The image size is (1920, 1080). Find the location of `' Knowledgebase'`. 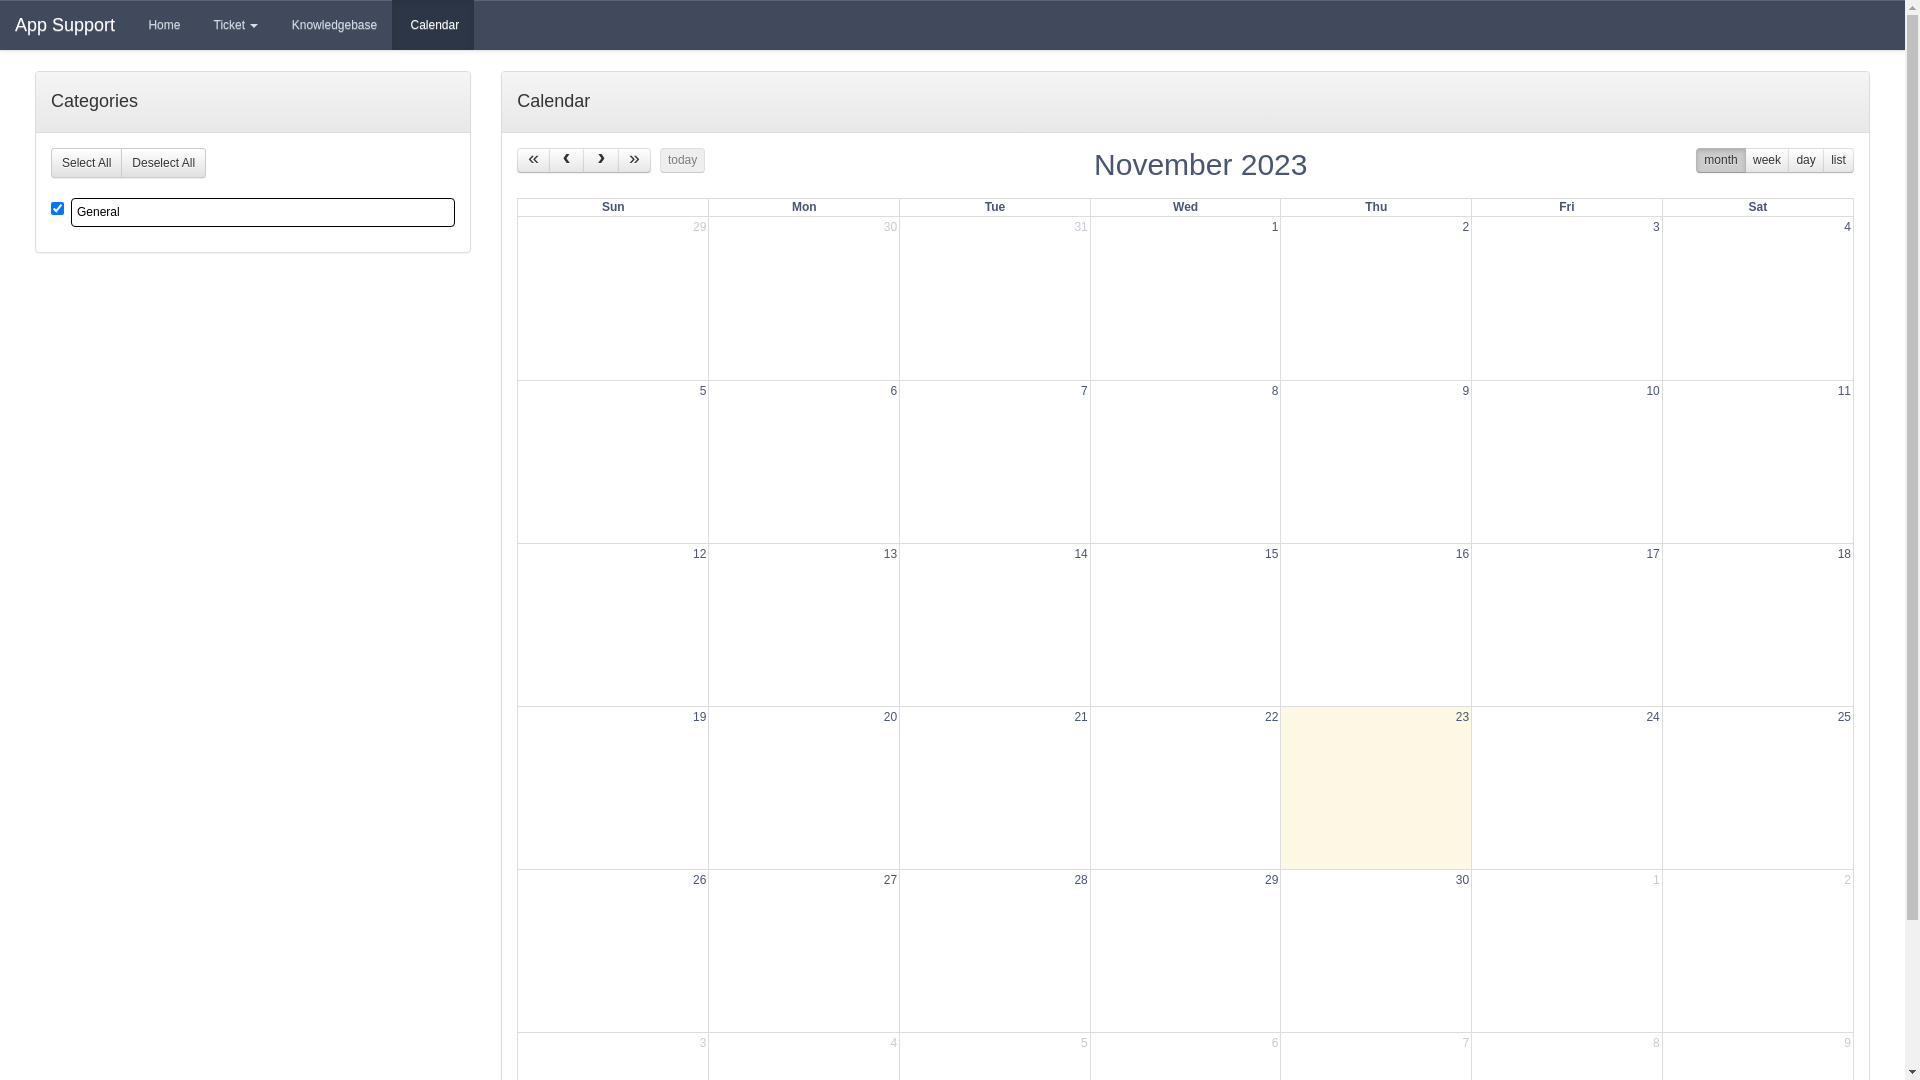

' Knowledgebase' is located at coordinates (332, 24).